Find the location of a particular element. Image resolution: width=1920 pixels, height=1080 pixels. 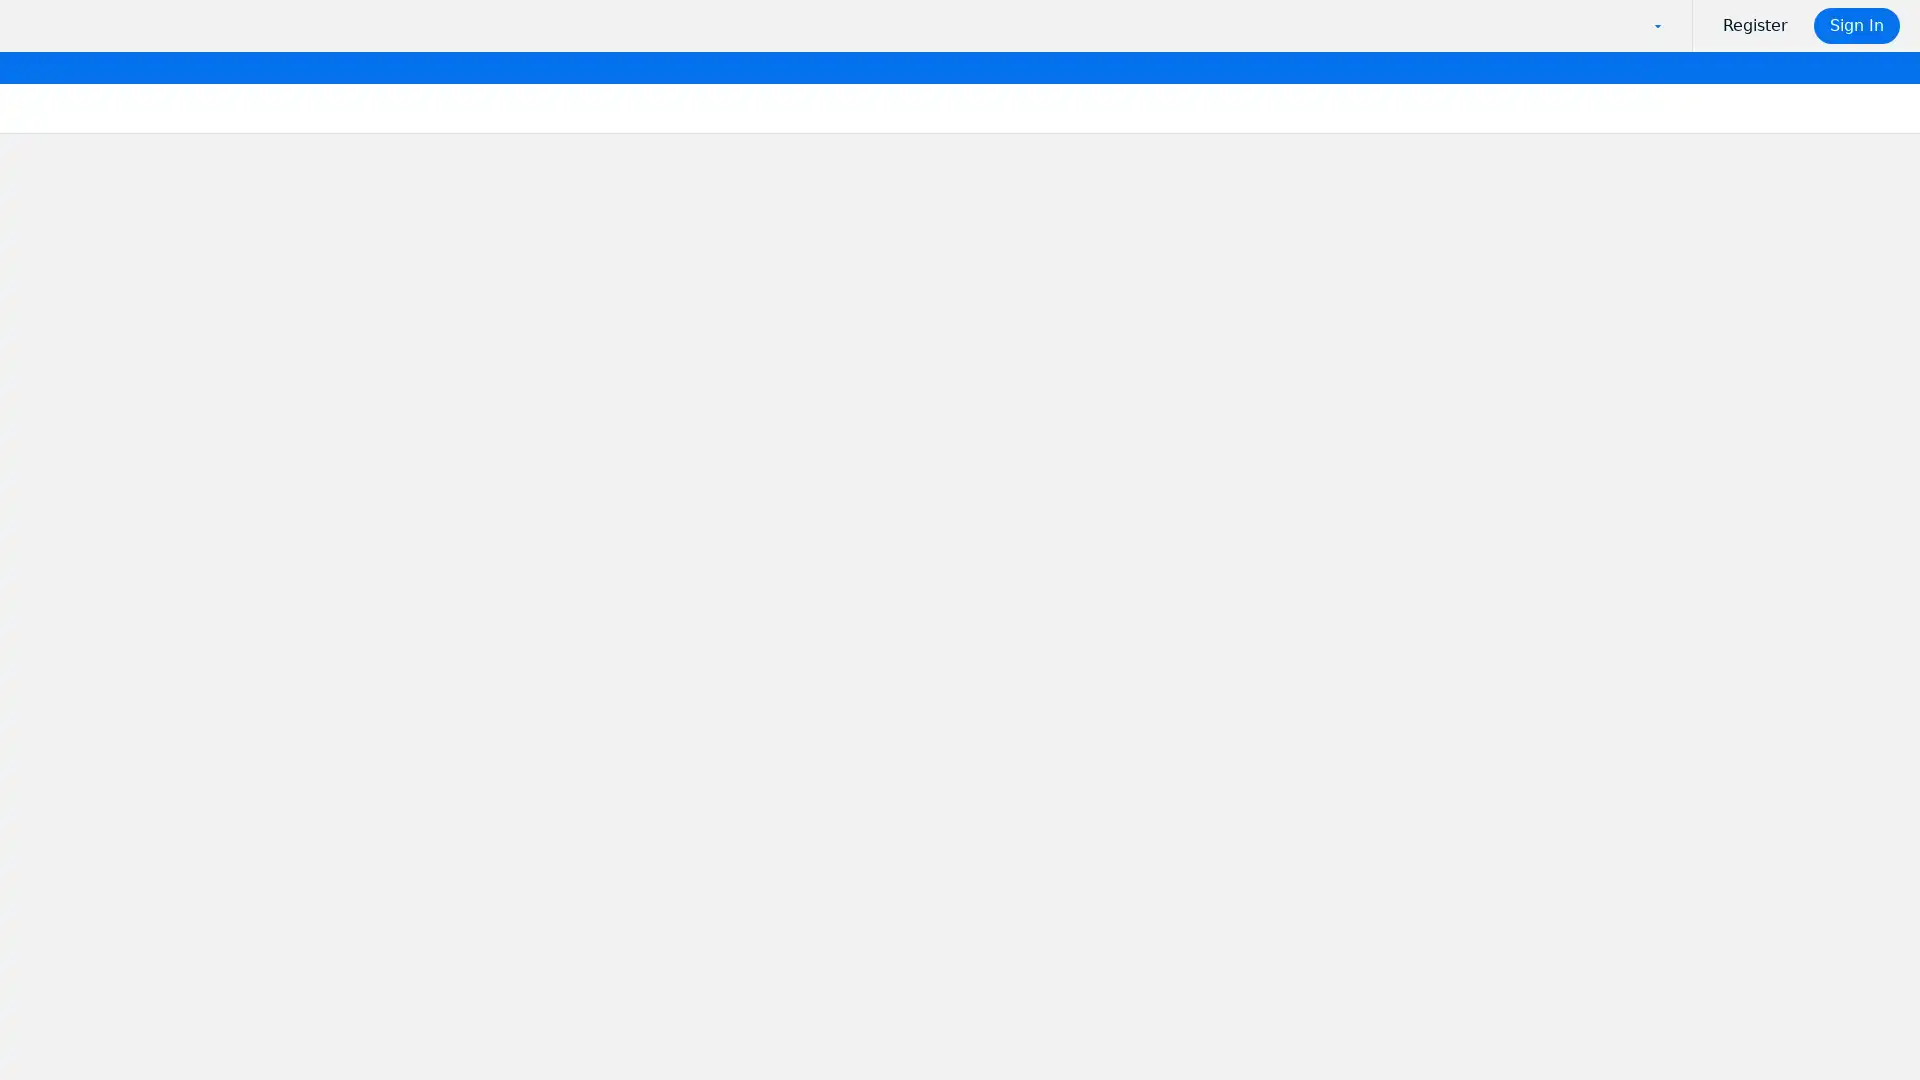

Register is located at coordinates (1761, 26).